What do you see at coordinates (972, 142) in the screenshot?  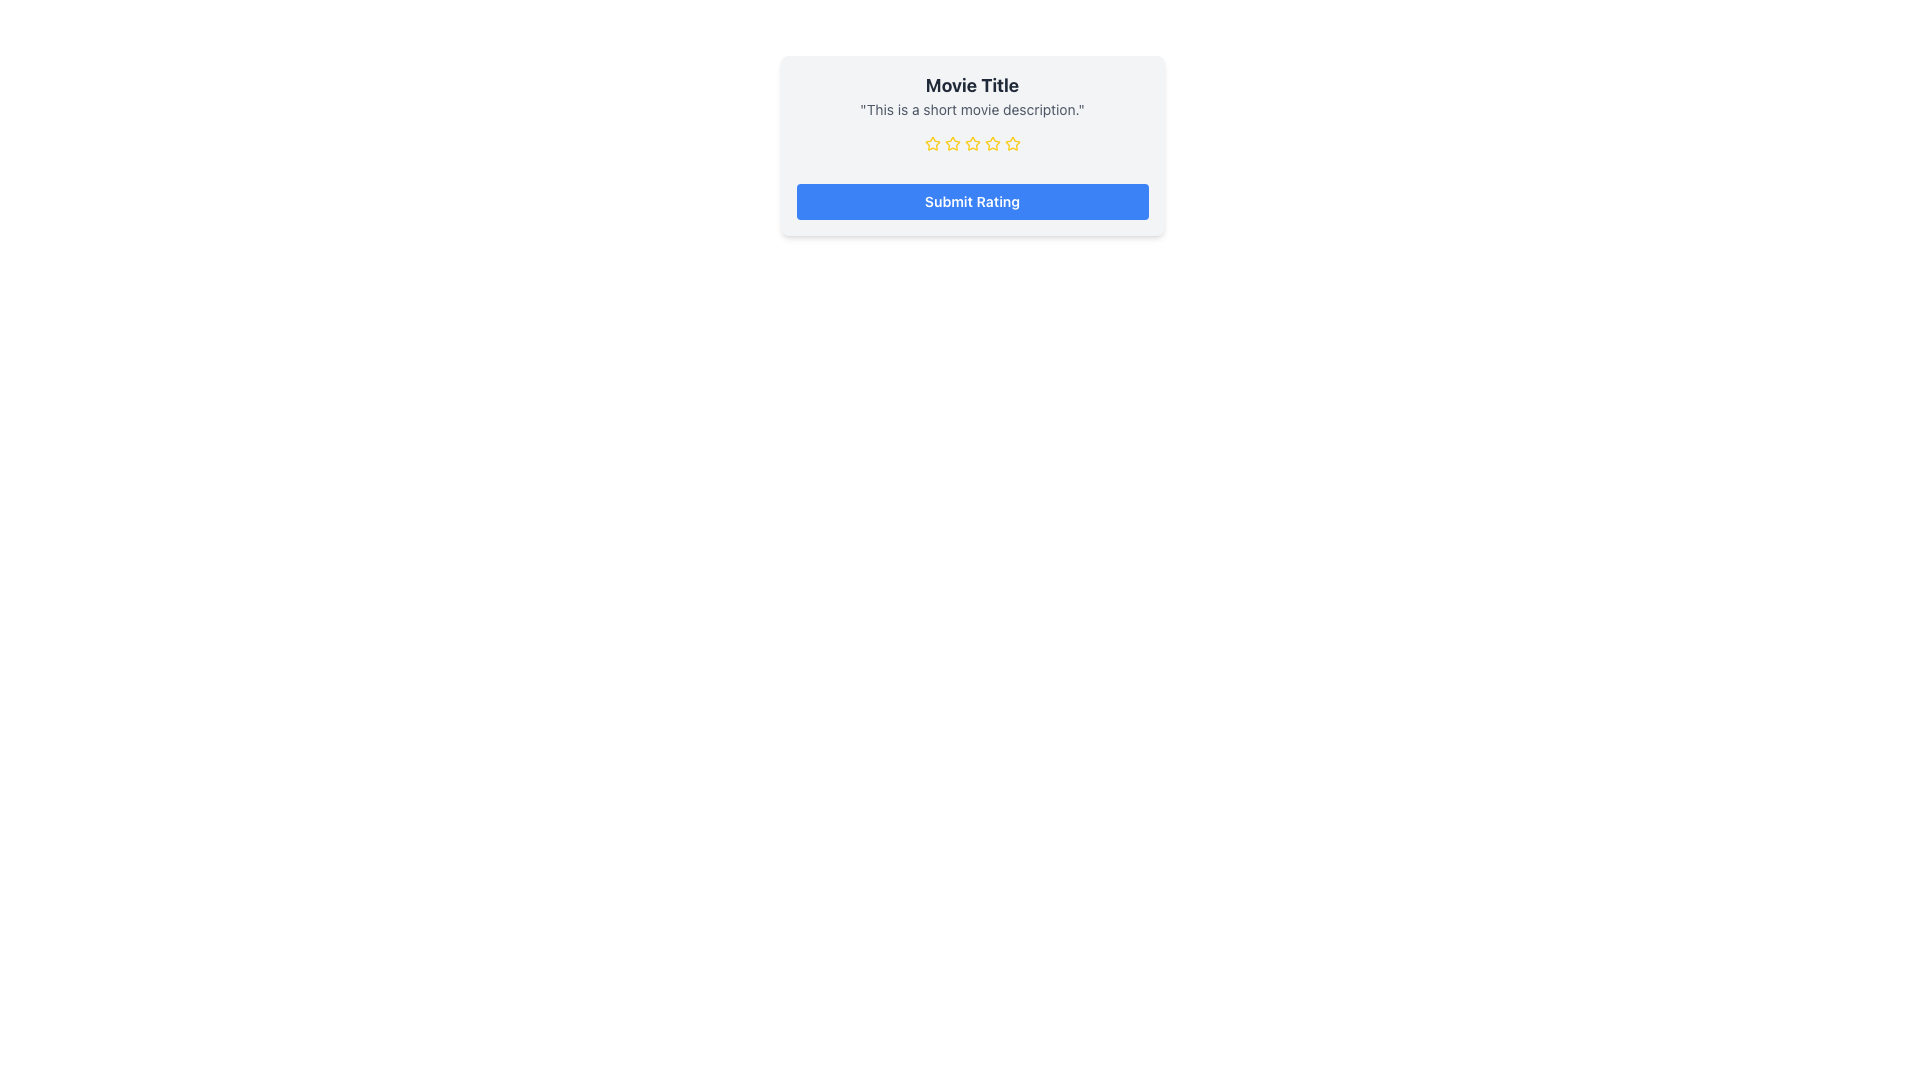 I see `the second star in the 5-star rating layout` at bounding box center [972, 142].